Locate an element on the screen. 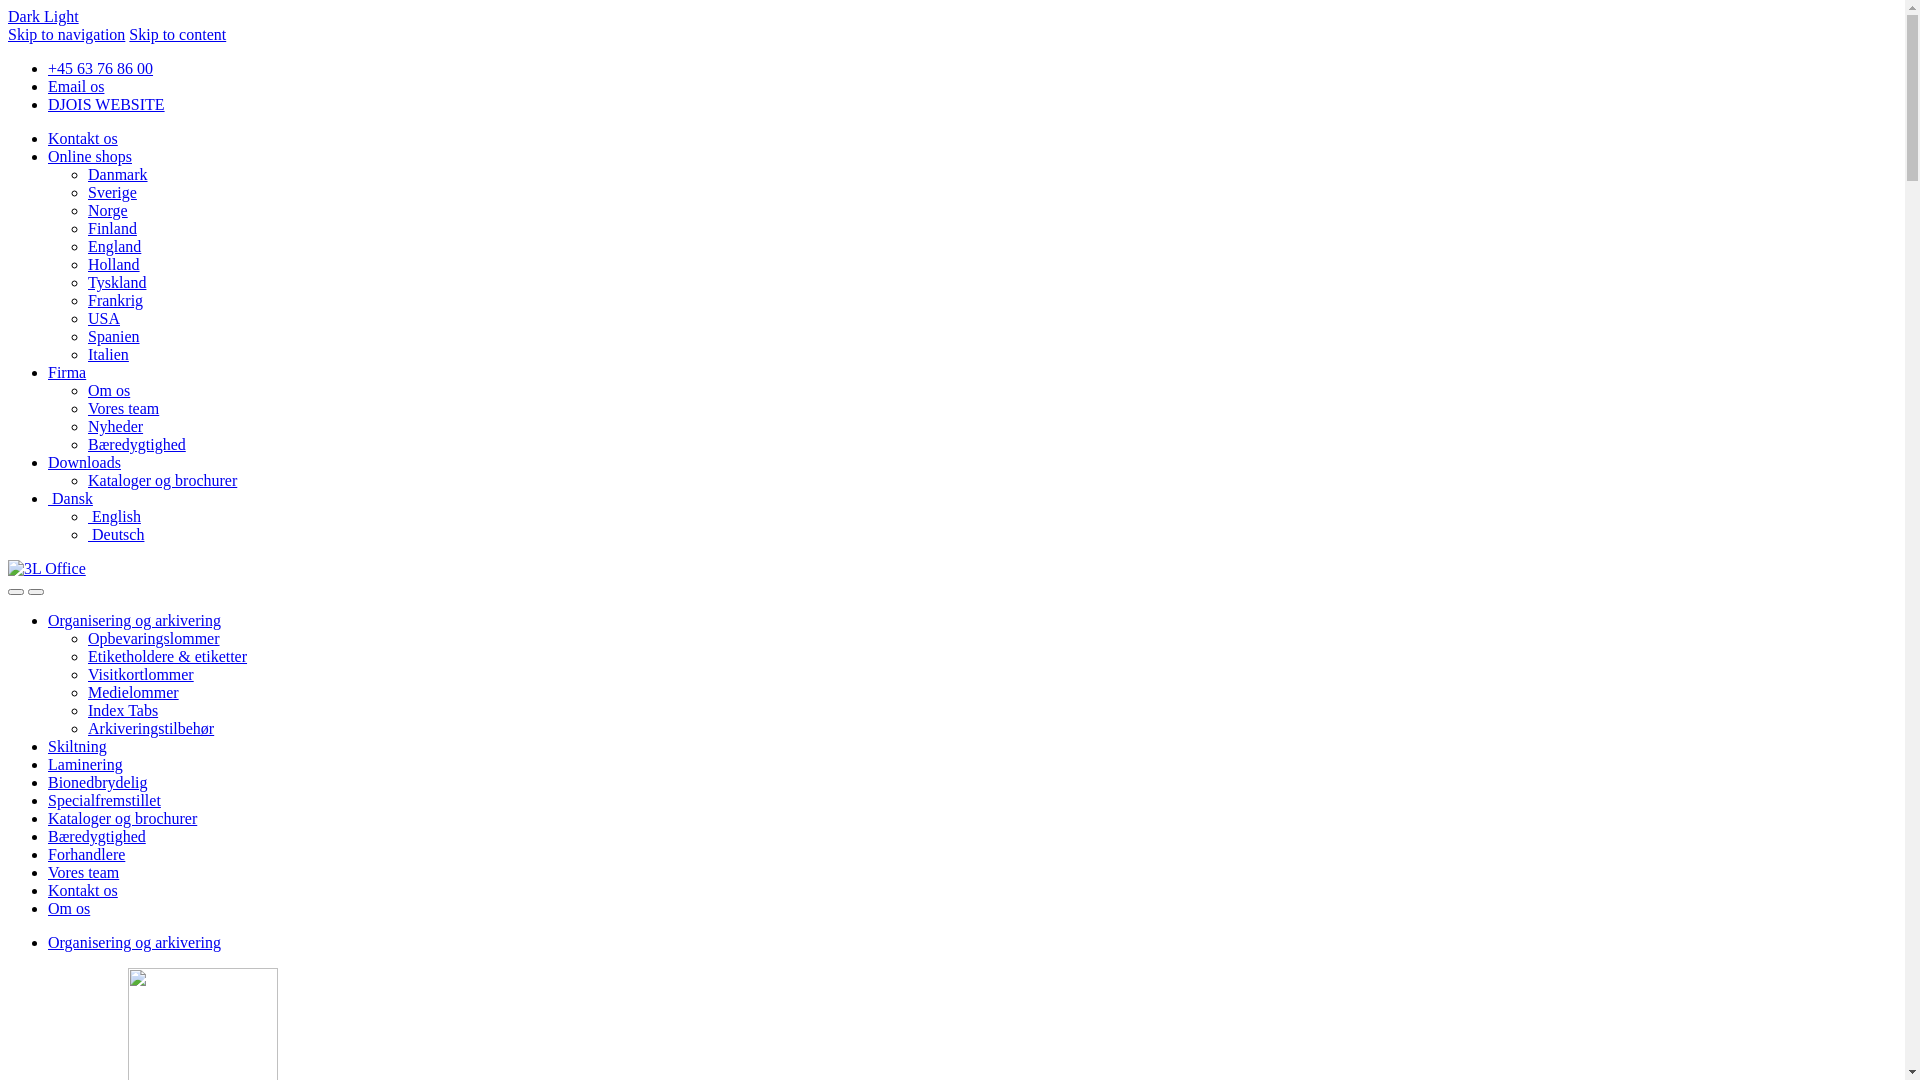  'Forhandlere' is located at coordinates (85, 854).